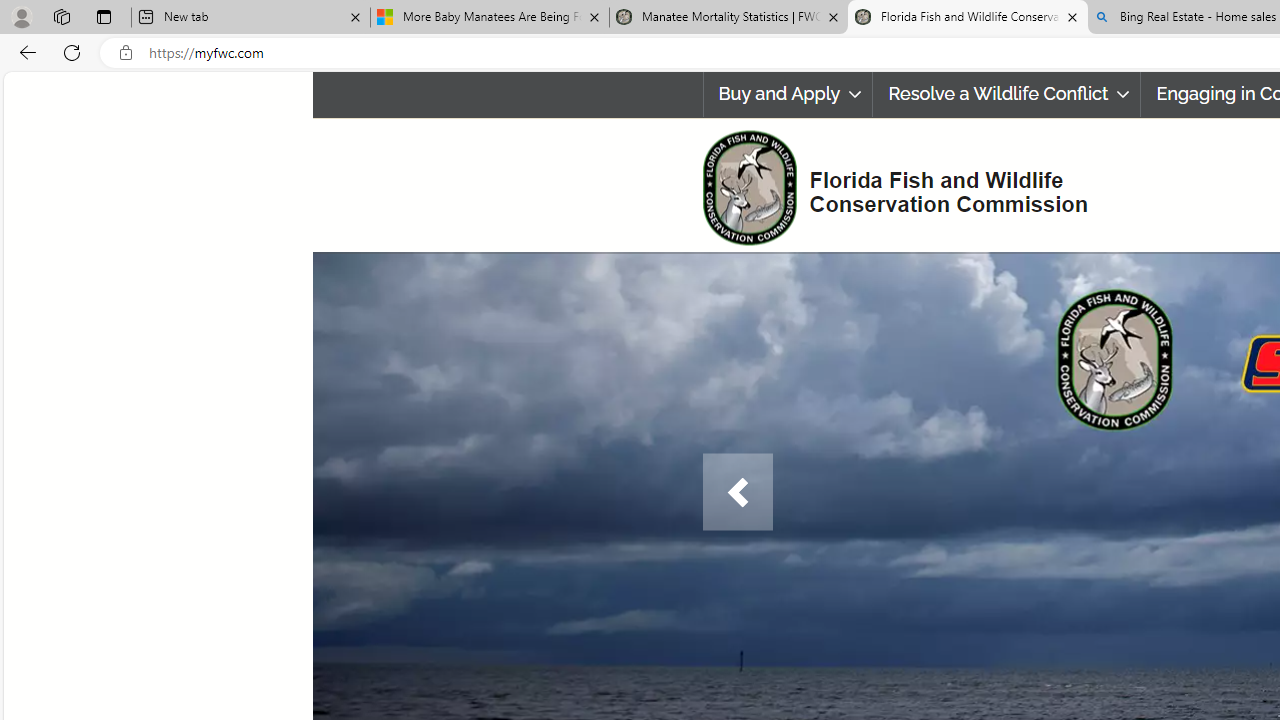  Describe the element at coordinates (786, 94) in the screenshot. I see `'Buy and Apply'` at that location.